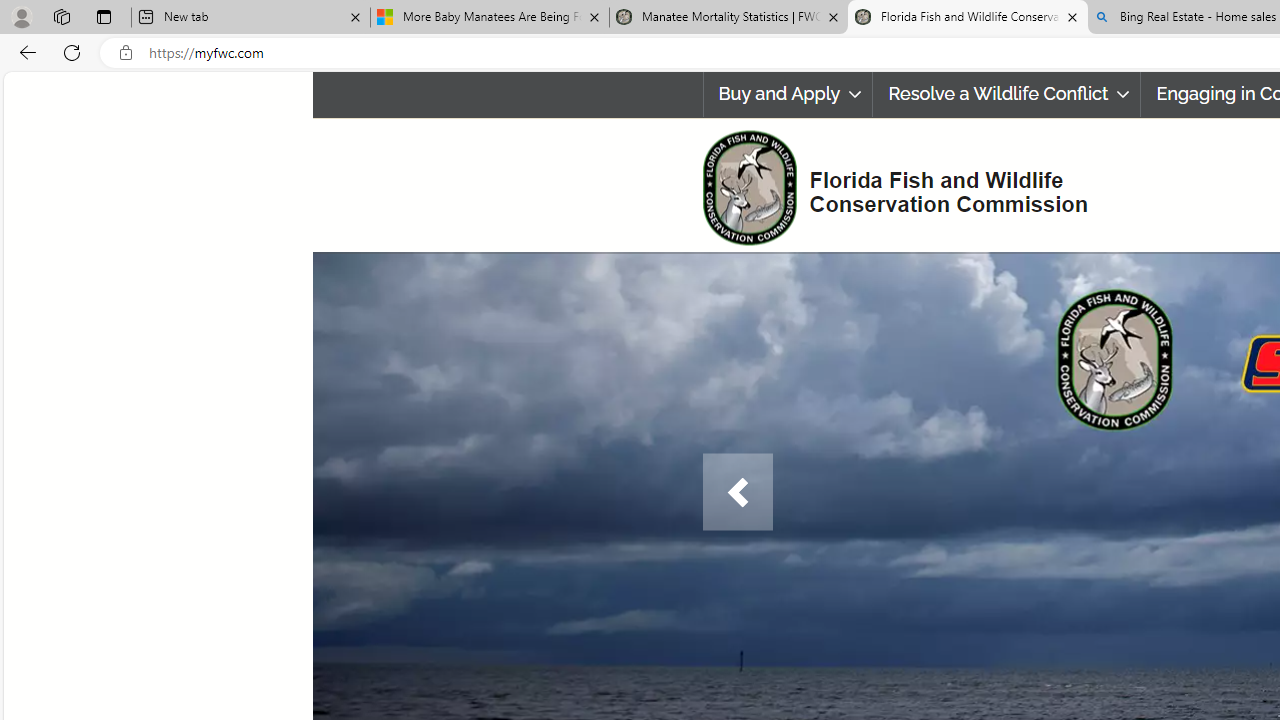  Describe the element at coordinates (786, 94) in the screenshot. I see `'Buy and Apply'` at that location.